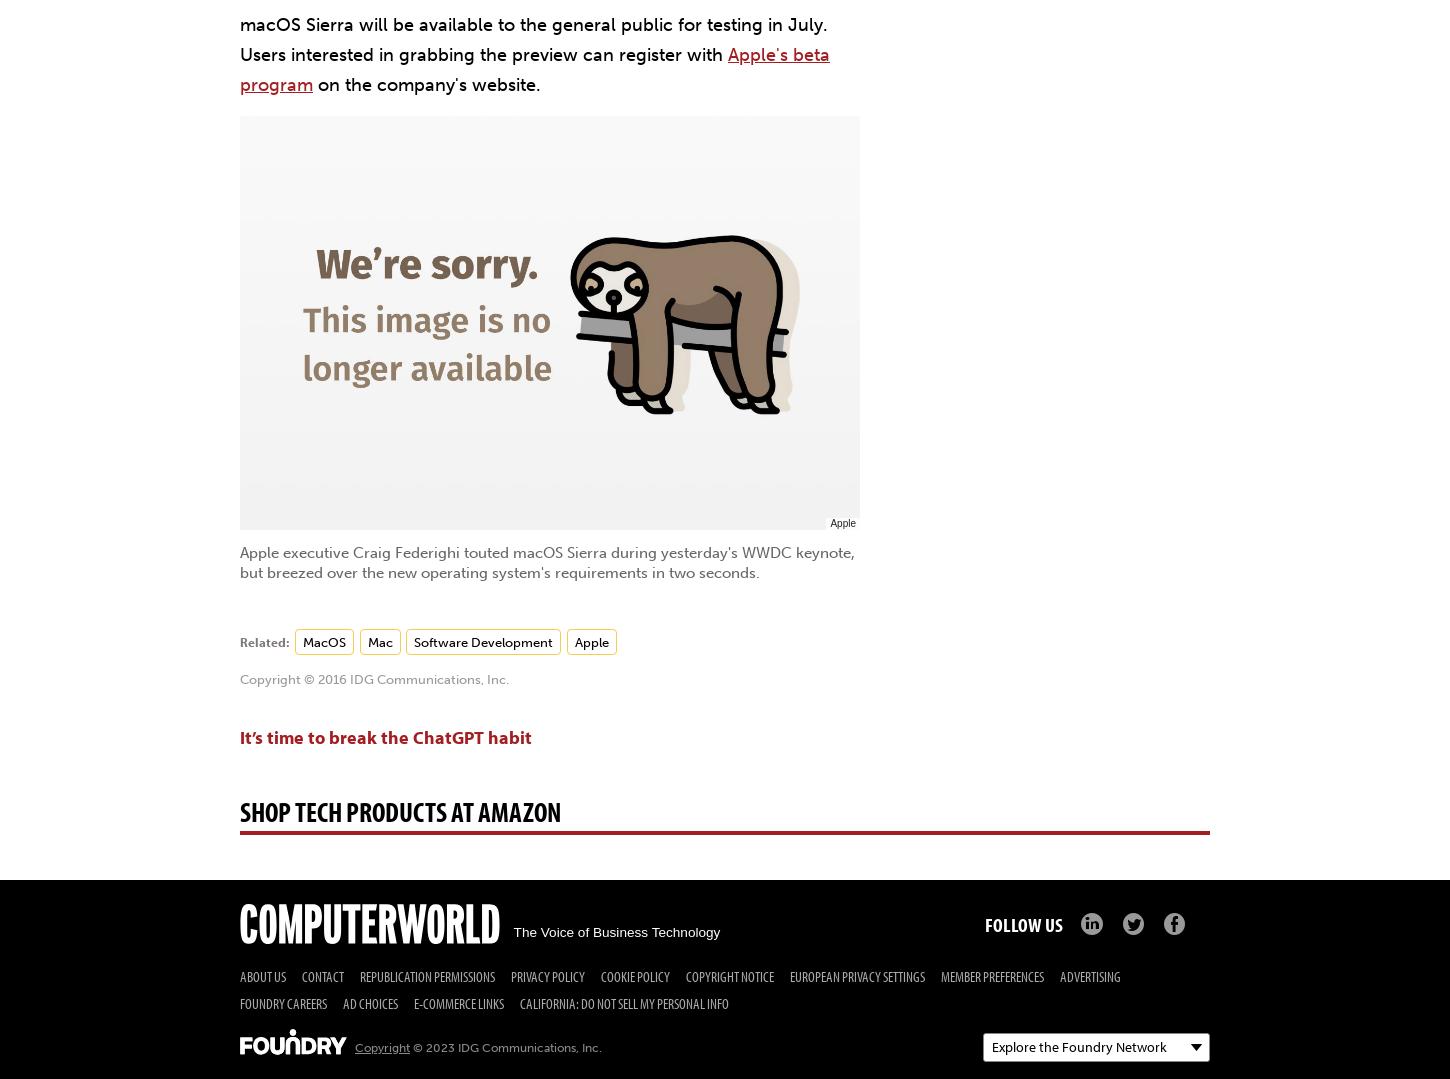 The width and height of the screenshot is (1450, 1079). I want to click on 'Shop Tech Products at Amazon', so click(399, 810).